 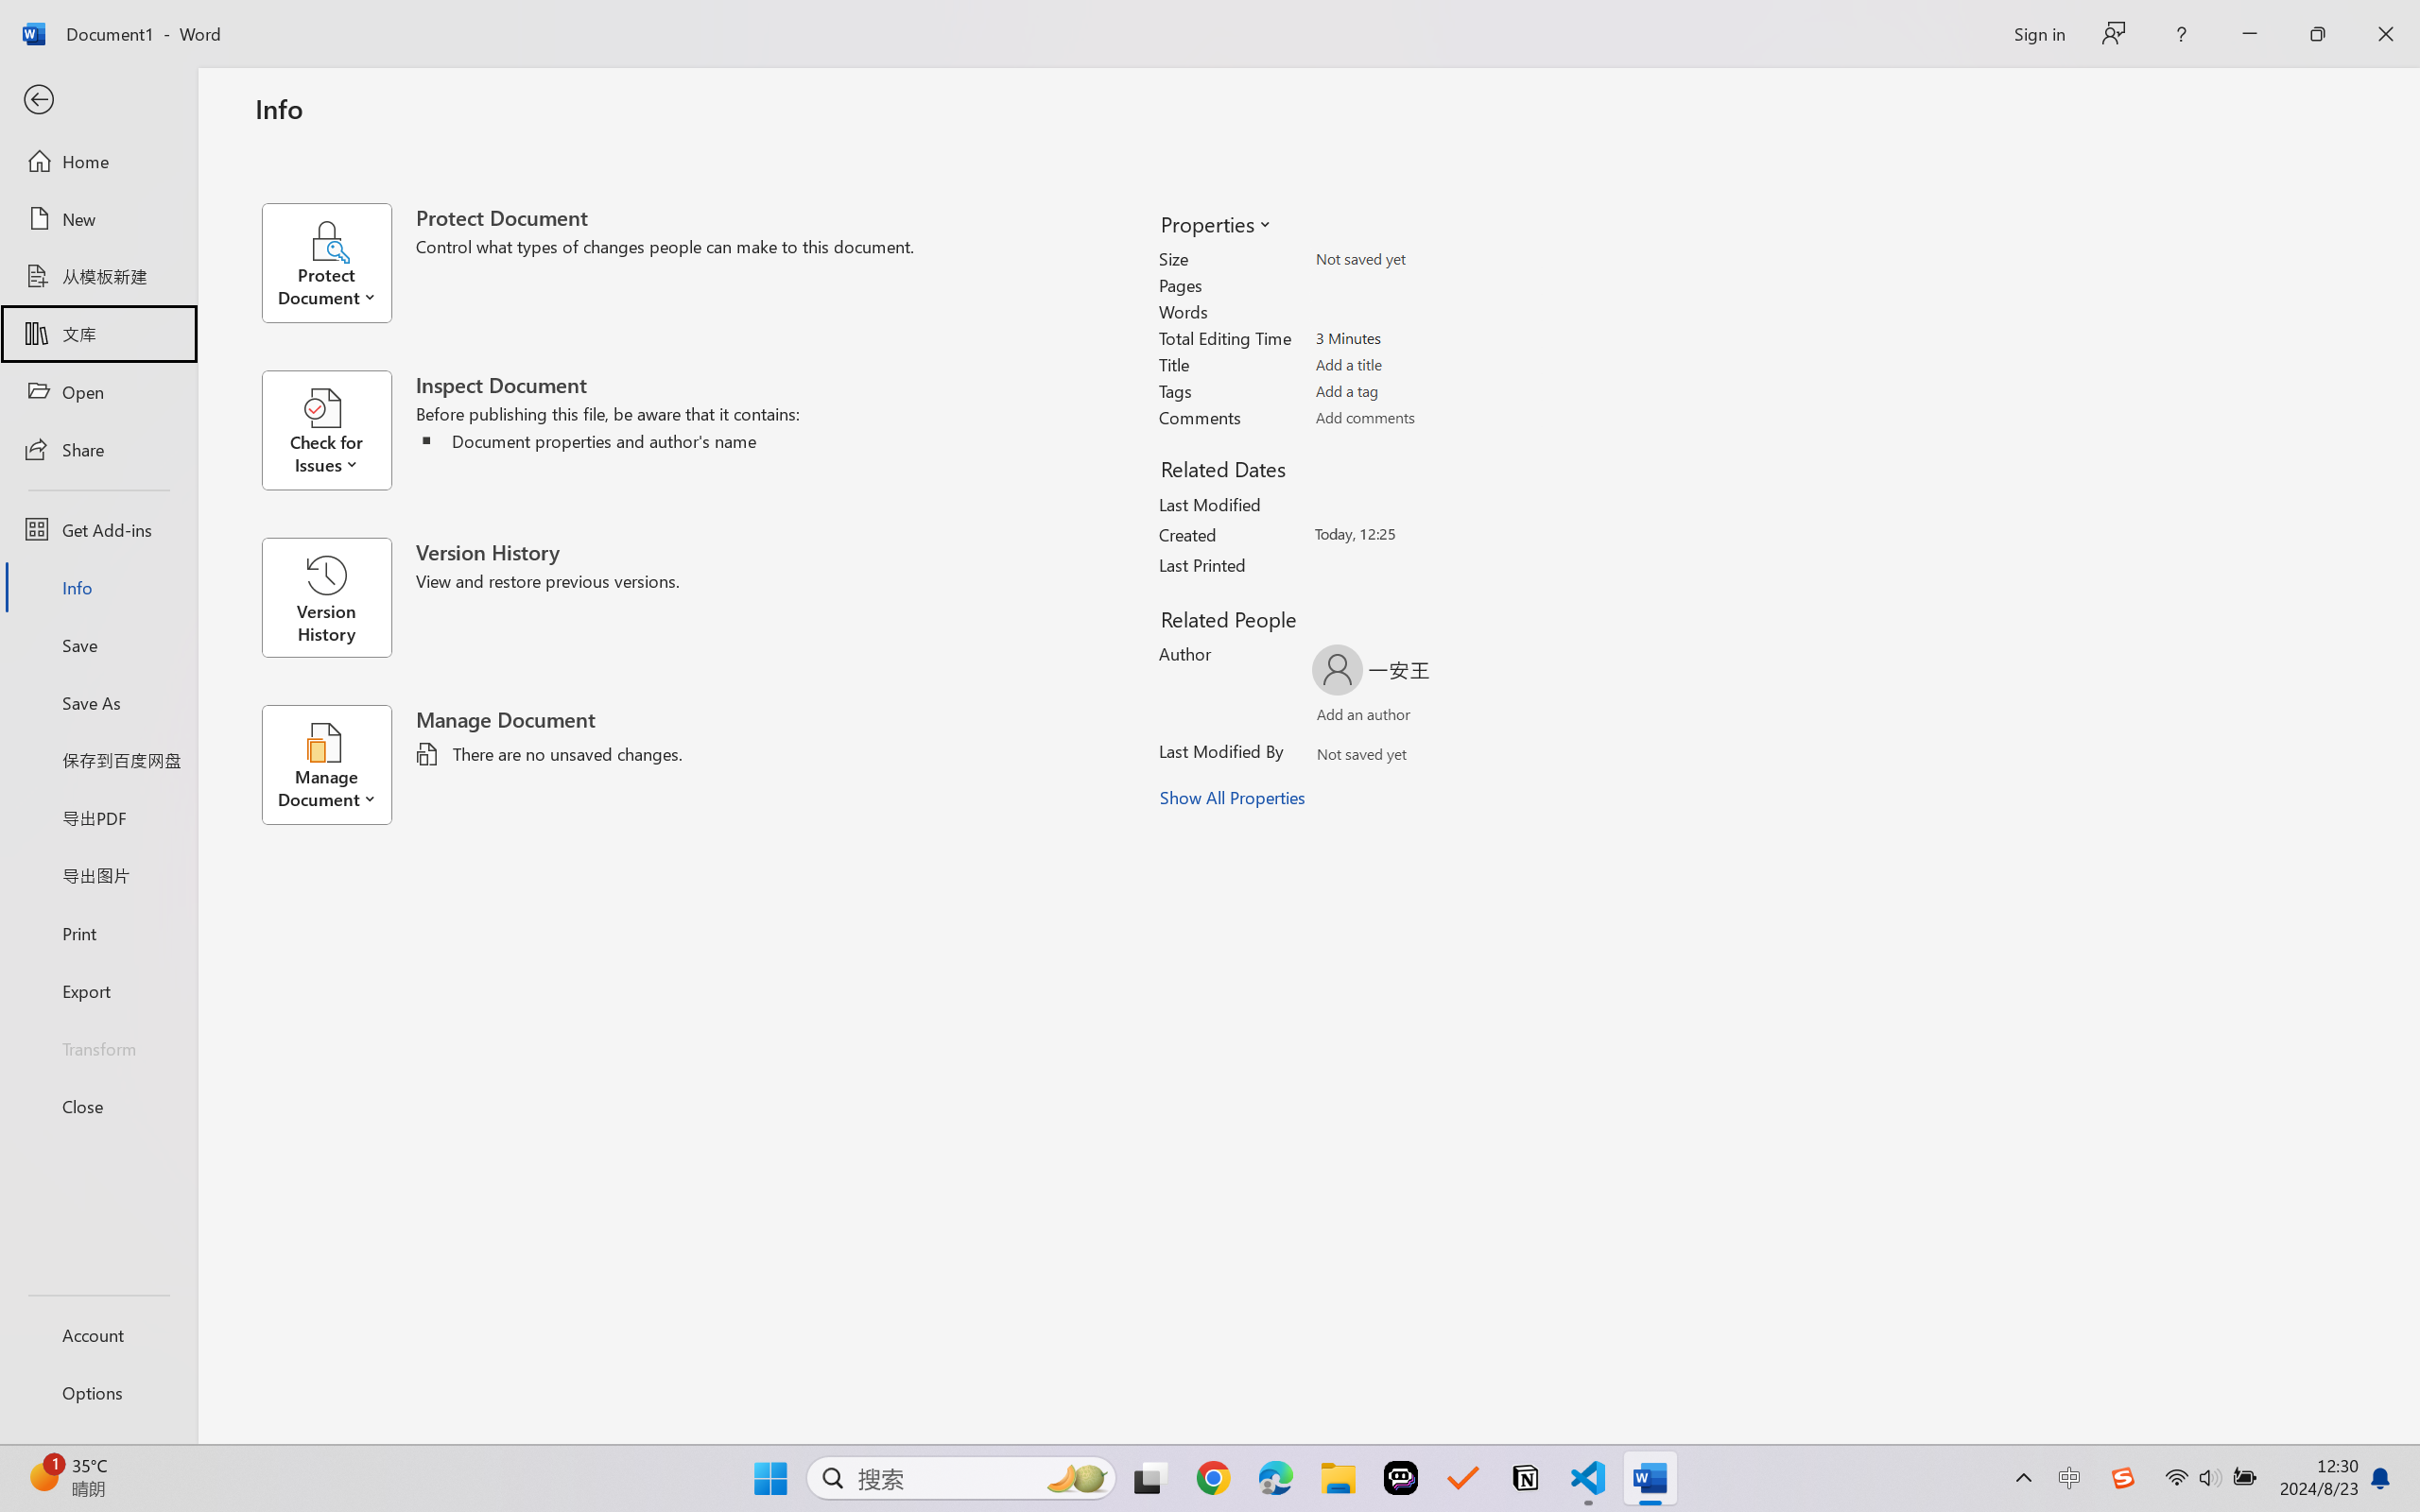 I want to click on 'Total Editing Time', so click(x=1426, y=337).